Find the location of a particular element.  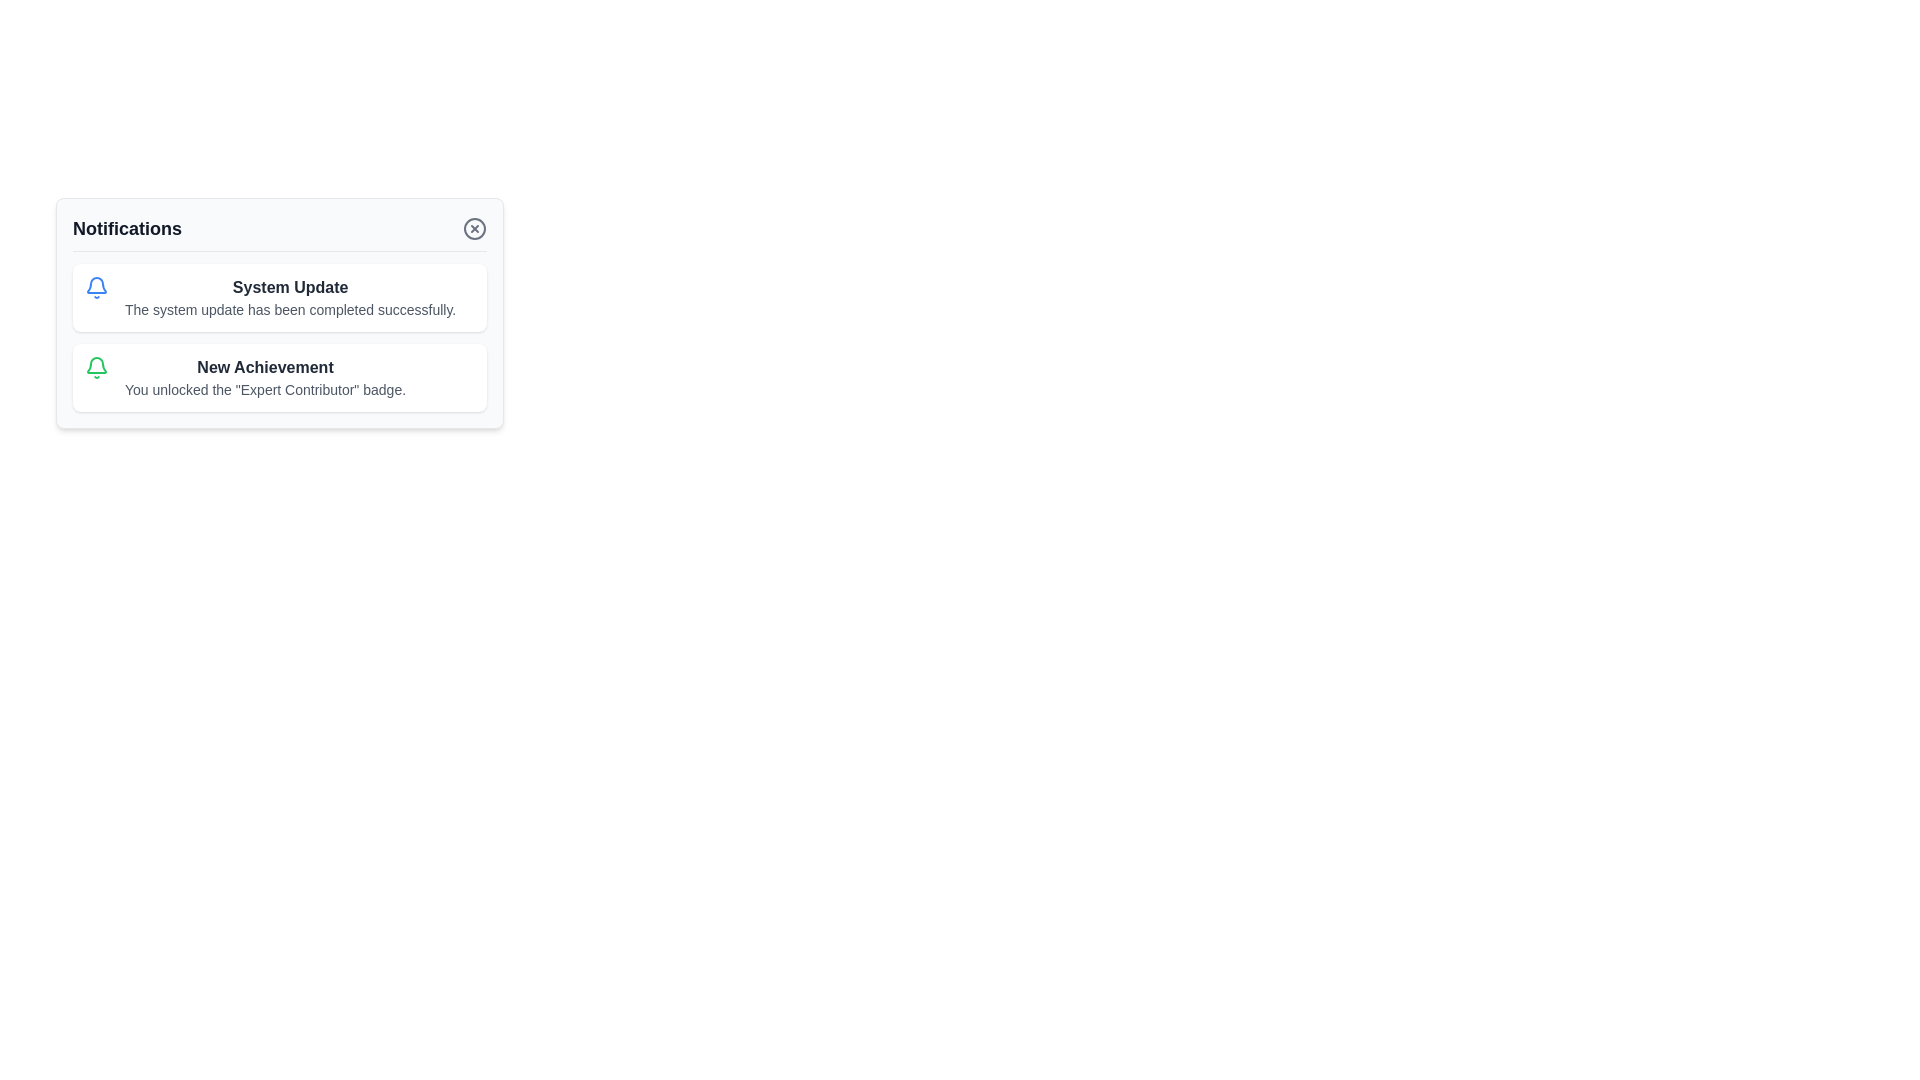

the small blue bell icon used for notifications, which is located next to the 'System Update' title in the notification card is located at coordinates (95, 288).